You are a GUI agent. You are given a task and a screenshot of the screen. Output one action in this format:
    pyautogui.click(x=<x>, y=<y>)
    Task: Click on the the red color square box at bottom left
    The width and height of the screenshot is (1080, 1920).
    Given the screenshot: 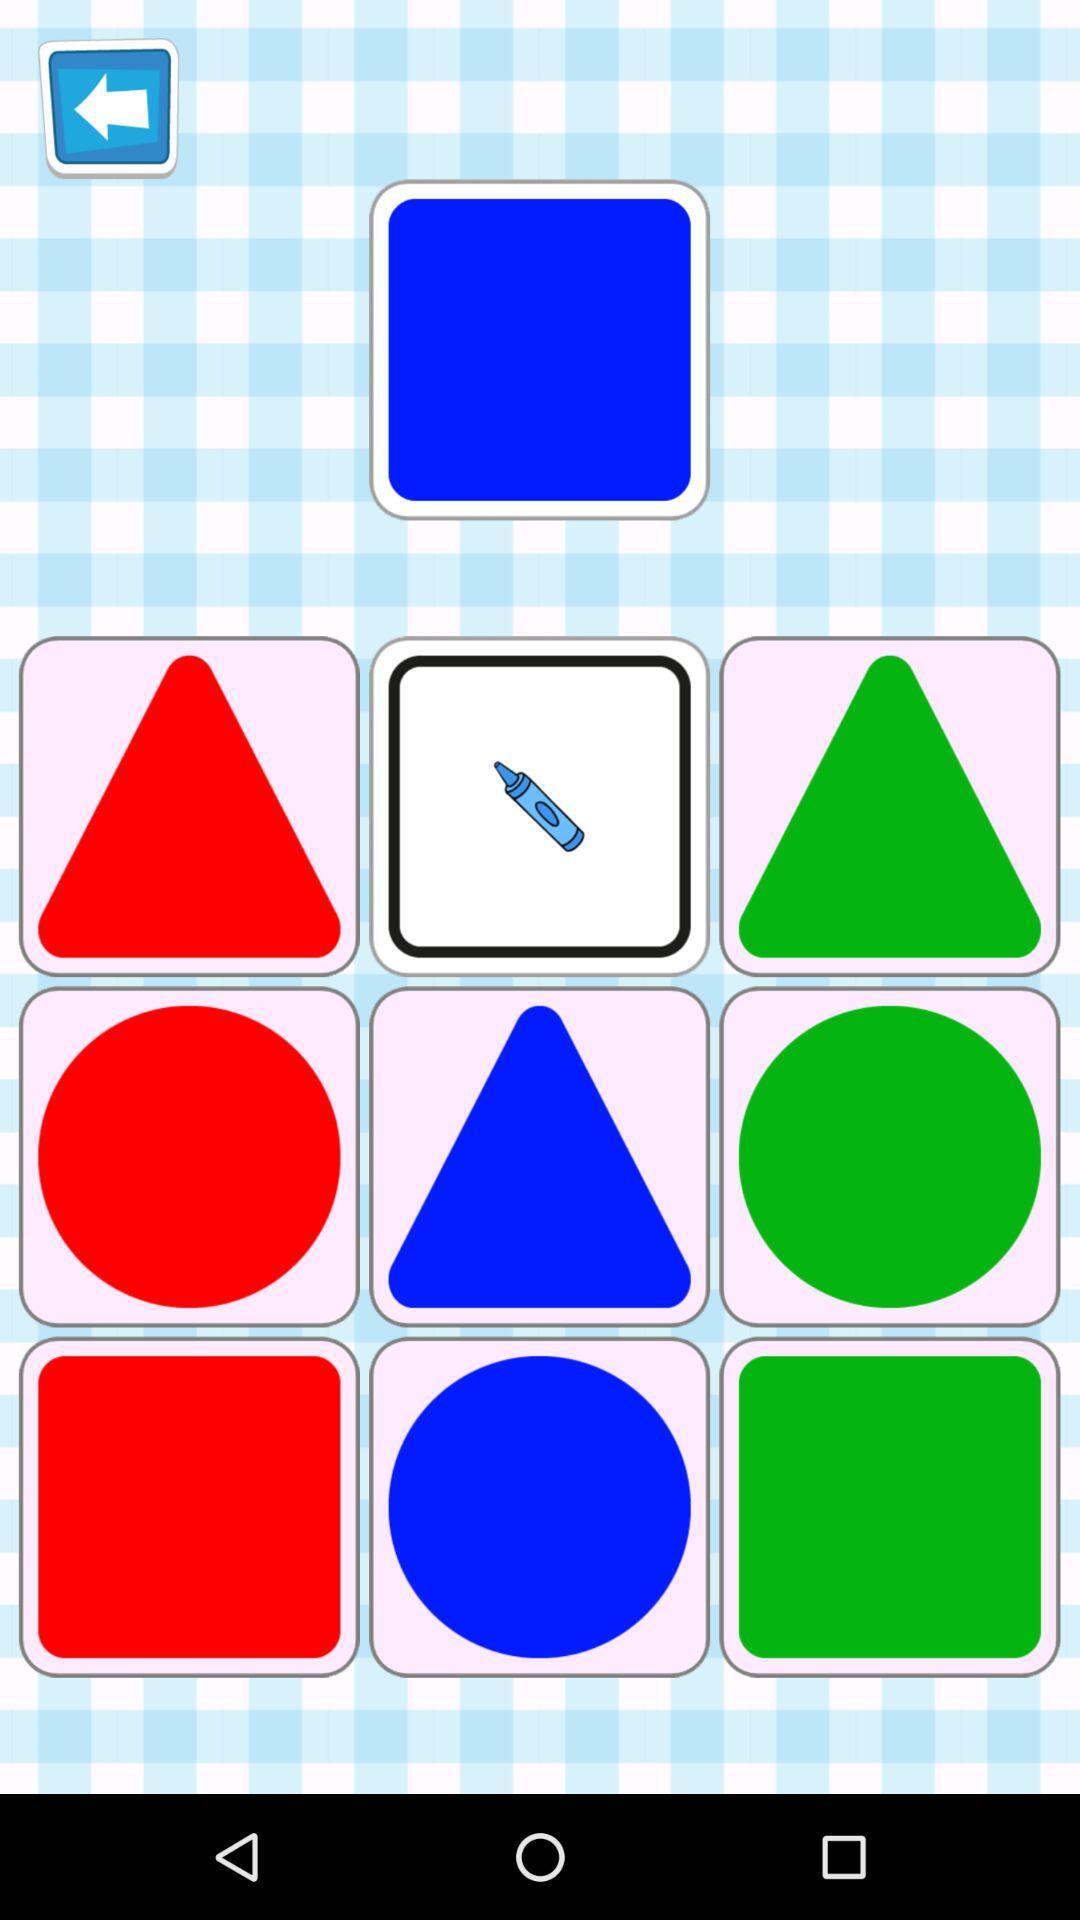 What is the action you would take?
    pyautogui.click(x=189, y=1507)
    